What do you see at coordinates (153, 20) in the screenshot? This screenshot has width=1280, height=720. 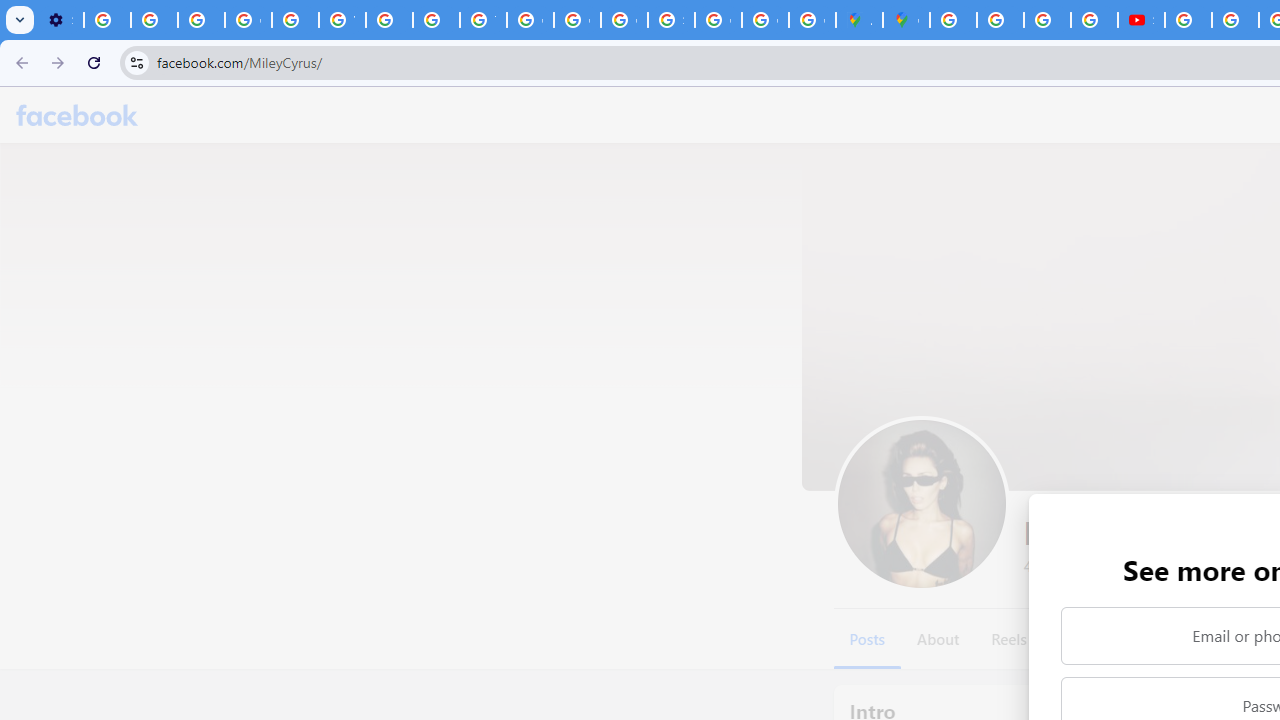 I see `'Learn how to find your photos - Google Photos Help'` at bounding box center [153, 20].